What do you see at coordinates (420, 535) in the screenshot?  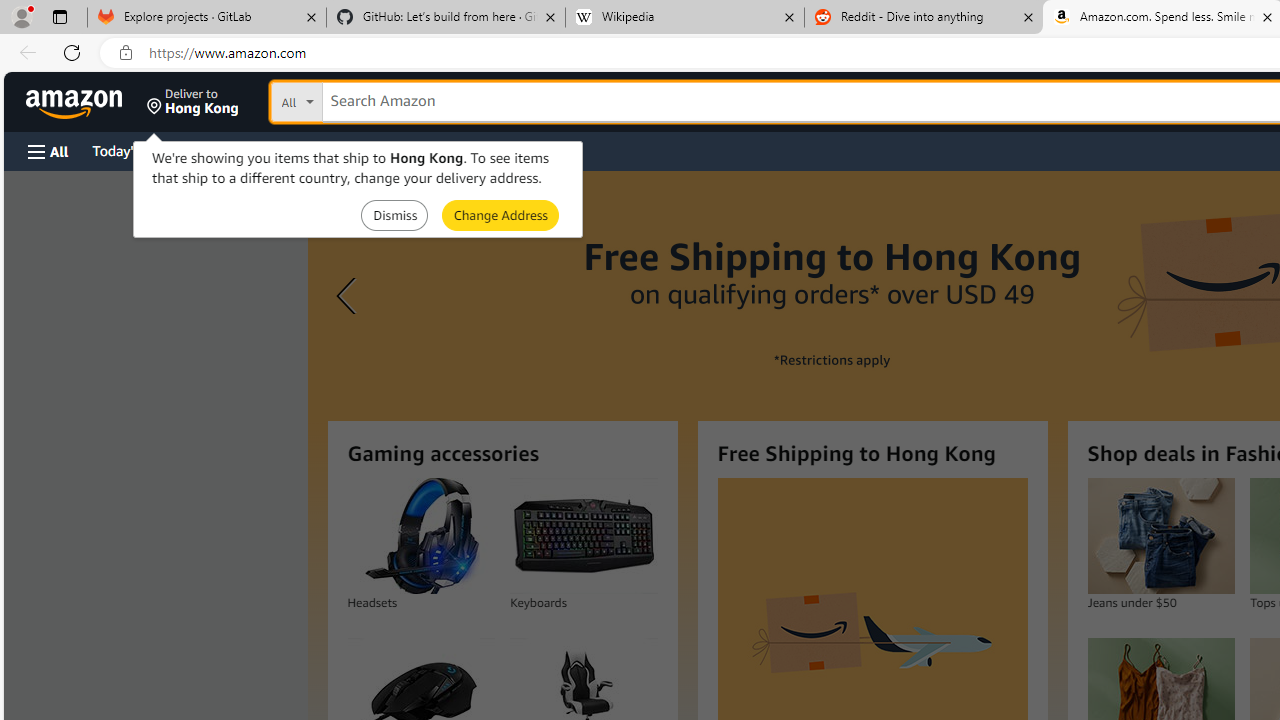 I see `'Headsets'` at bounding box center [420, 535].